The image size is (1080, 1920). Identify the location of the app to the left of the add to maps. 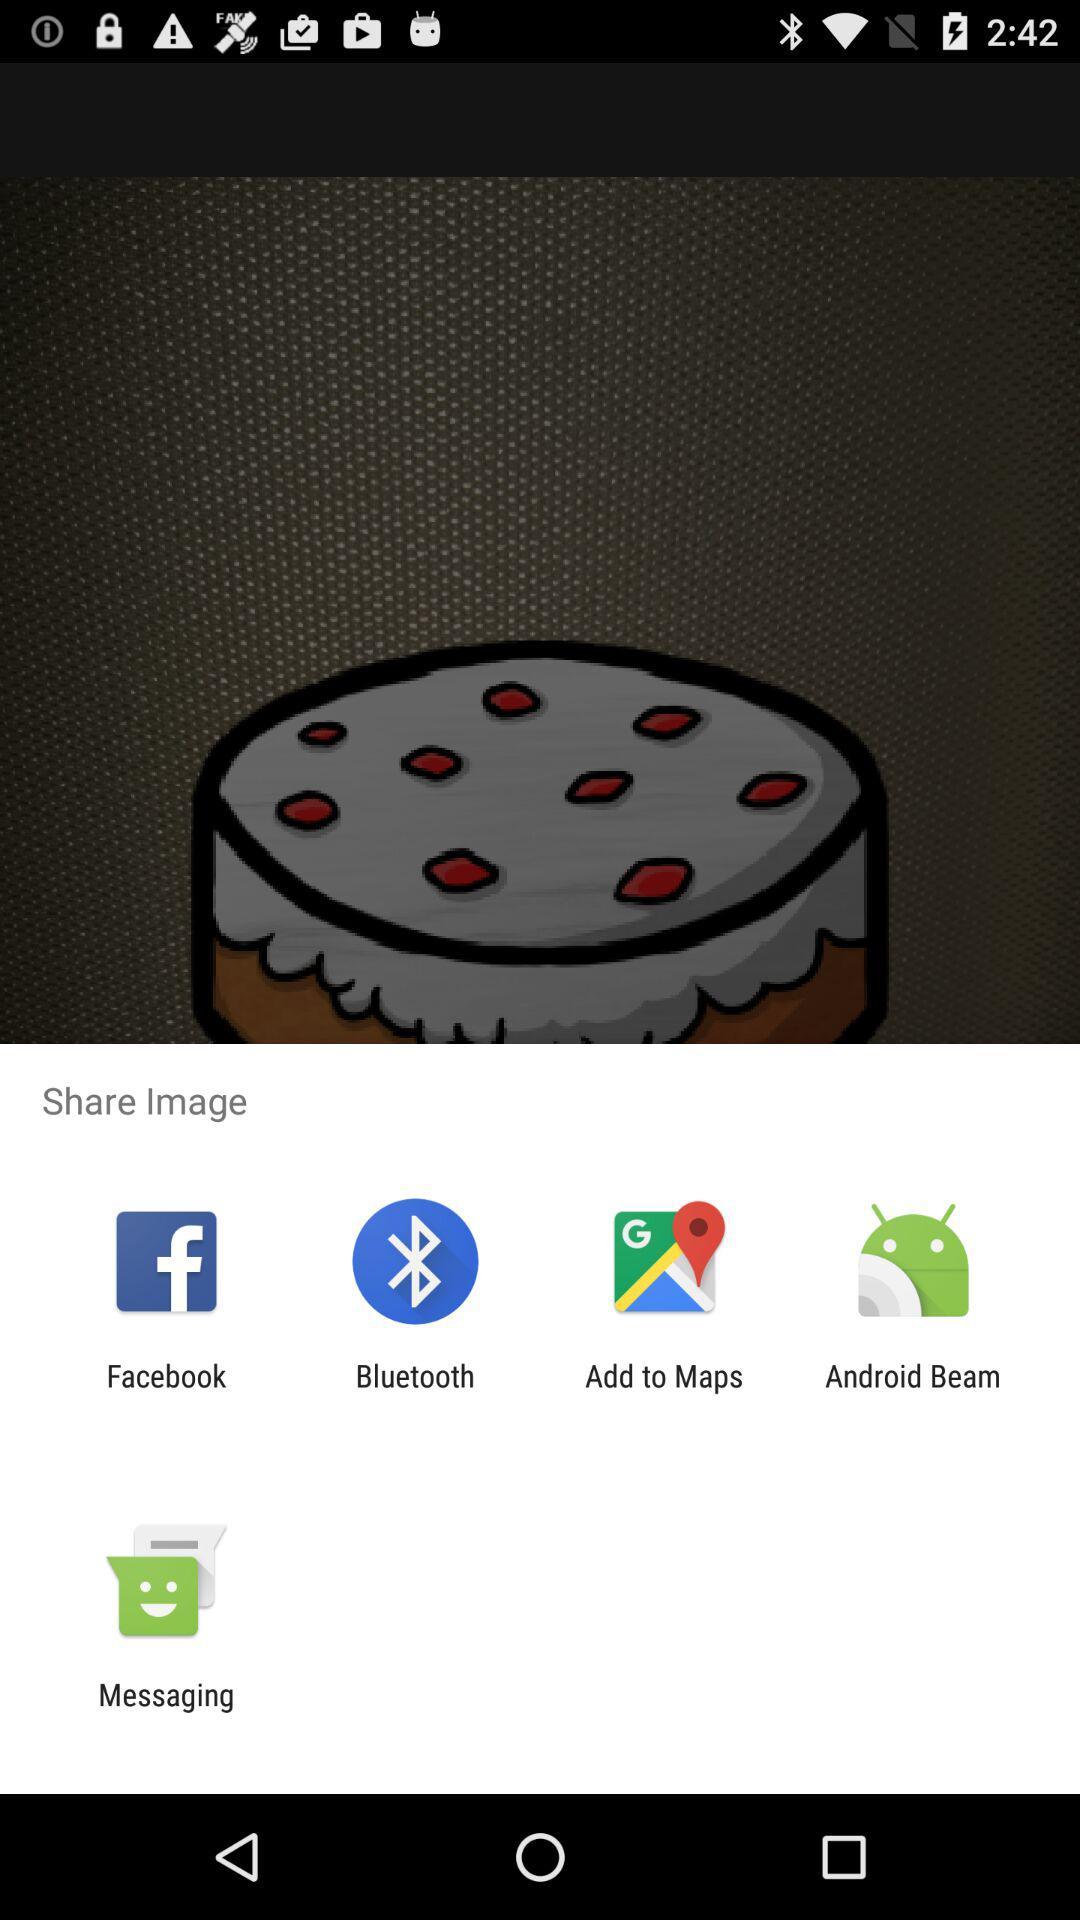
(414, 1392).